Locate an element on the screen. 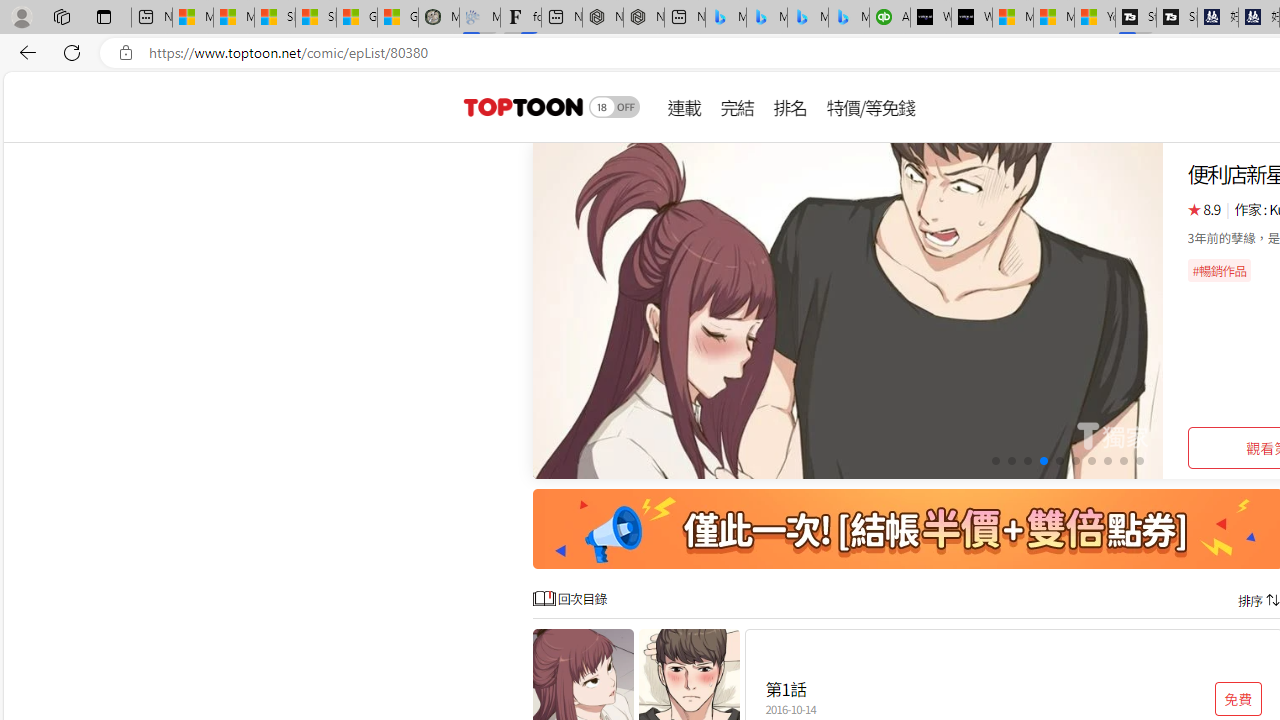  'Class: swiper-slide' is located at coordinates (848, 311).